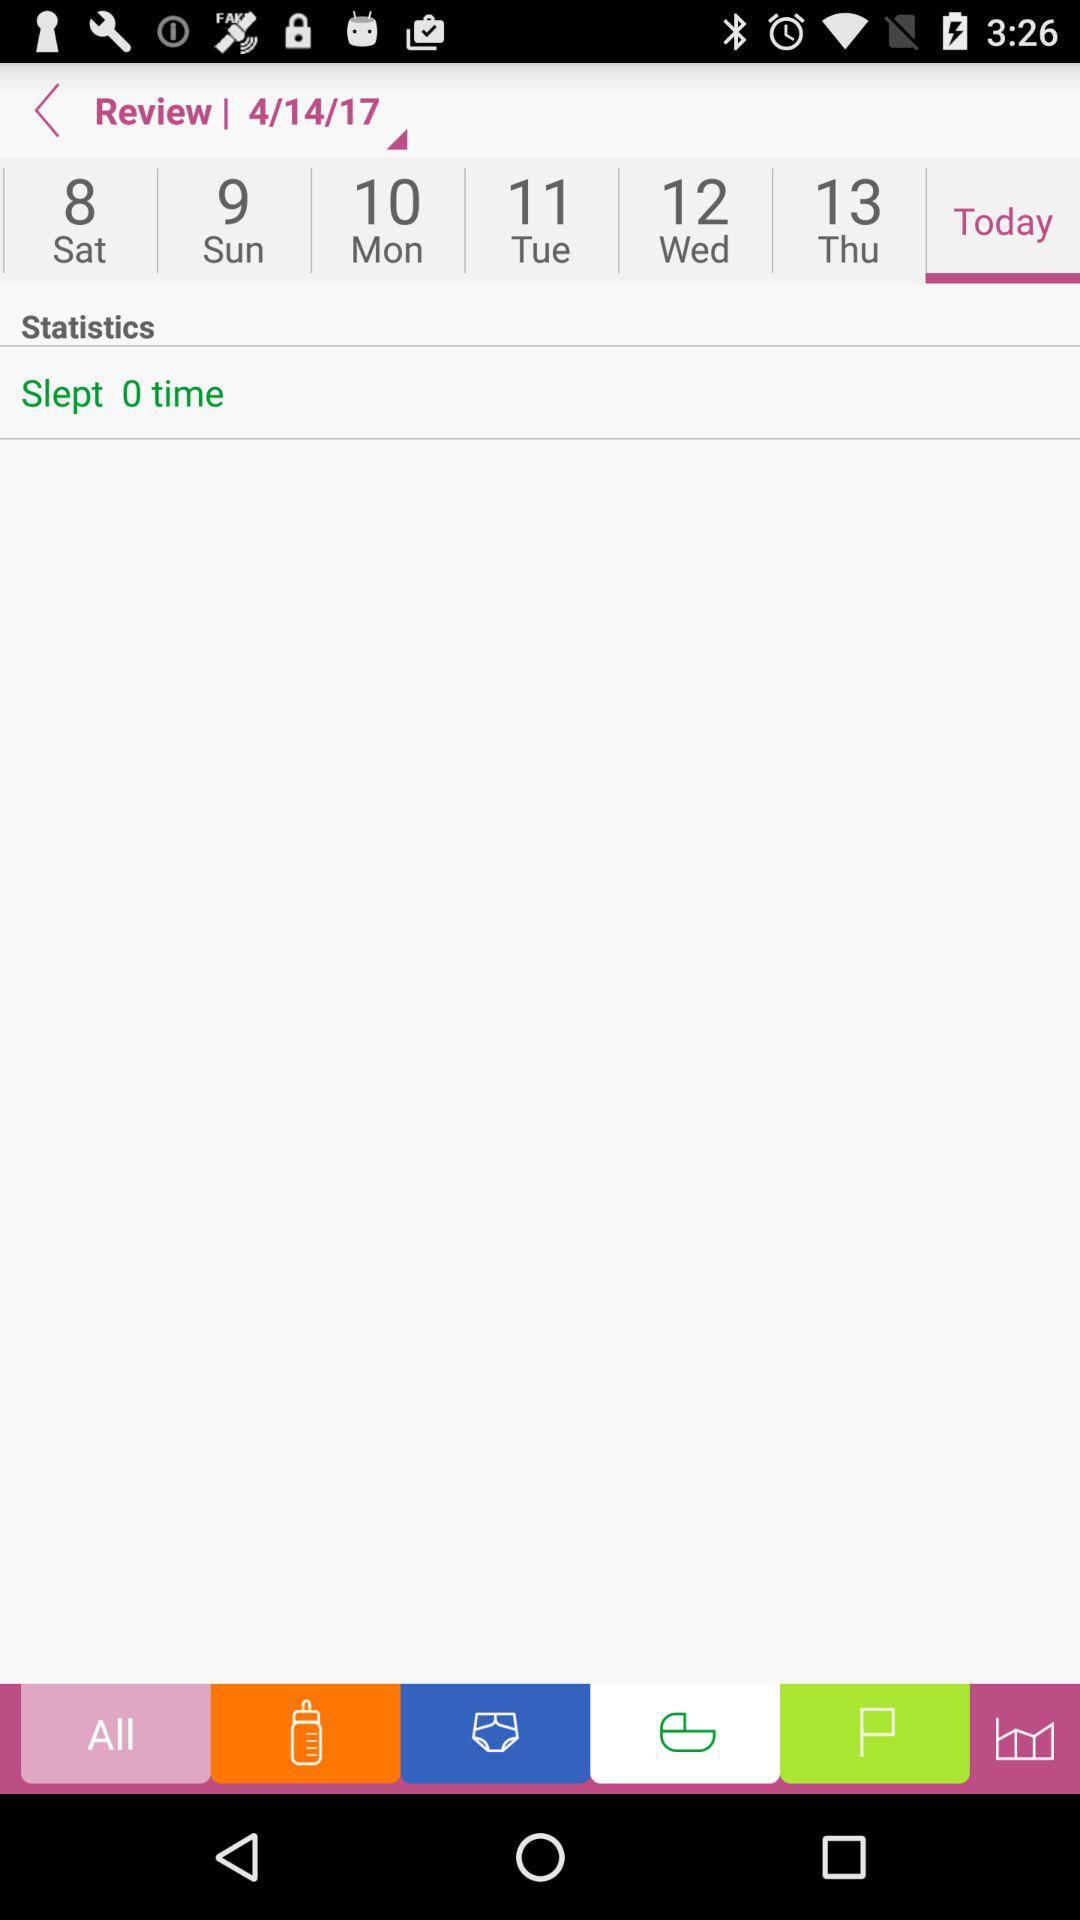 The image size is (1080, 1920). Describe the element at coordinates (693, 220) in the screenshot. I see `the date between 11 tue and 13 thu` at that location.